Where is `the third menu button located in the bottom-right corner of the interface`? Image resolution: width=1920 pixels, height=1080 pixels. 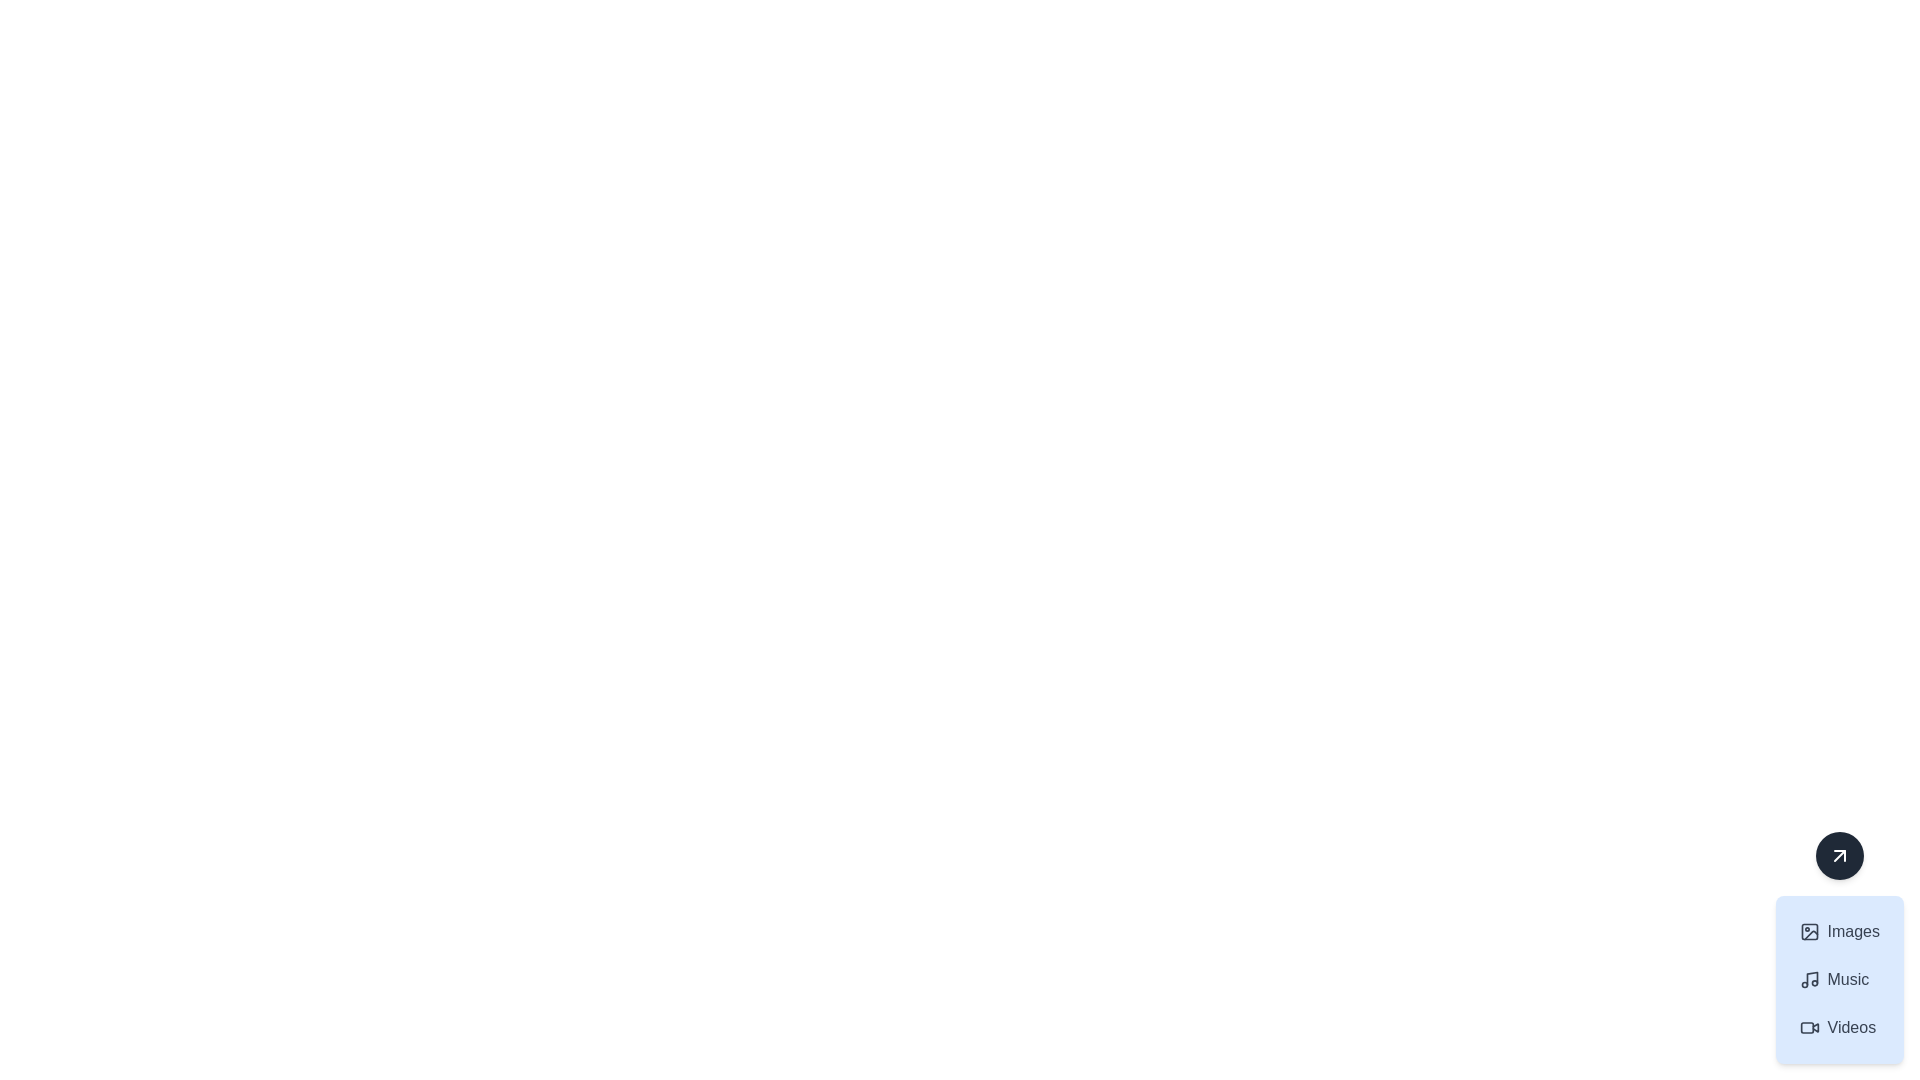 the third menu button located in the bottom-right corner of the interface is located at coordinates (1839, 1028).